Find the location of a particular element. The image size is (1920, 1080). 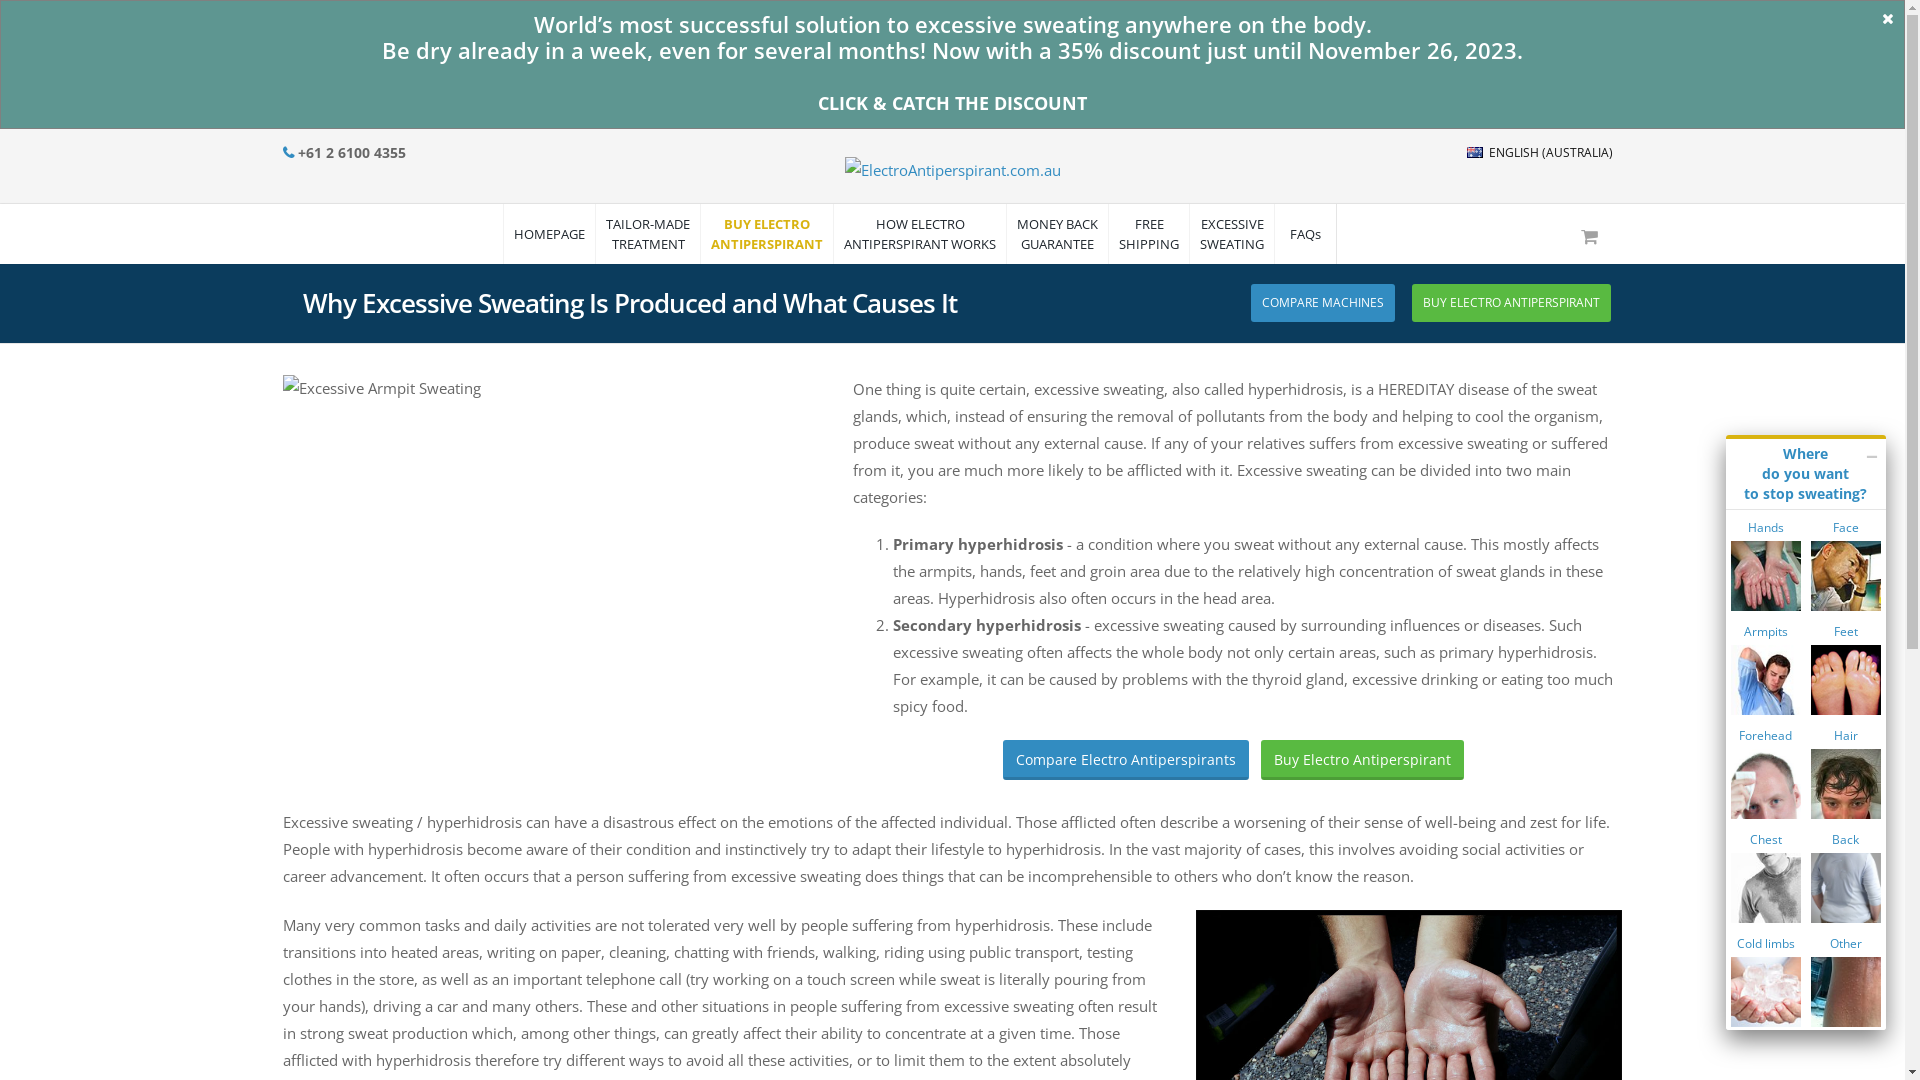

'TAILOR-MADE is located at coordinates (647, 233).